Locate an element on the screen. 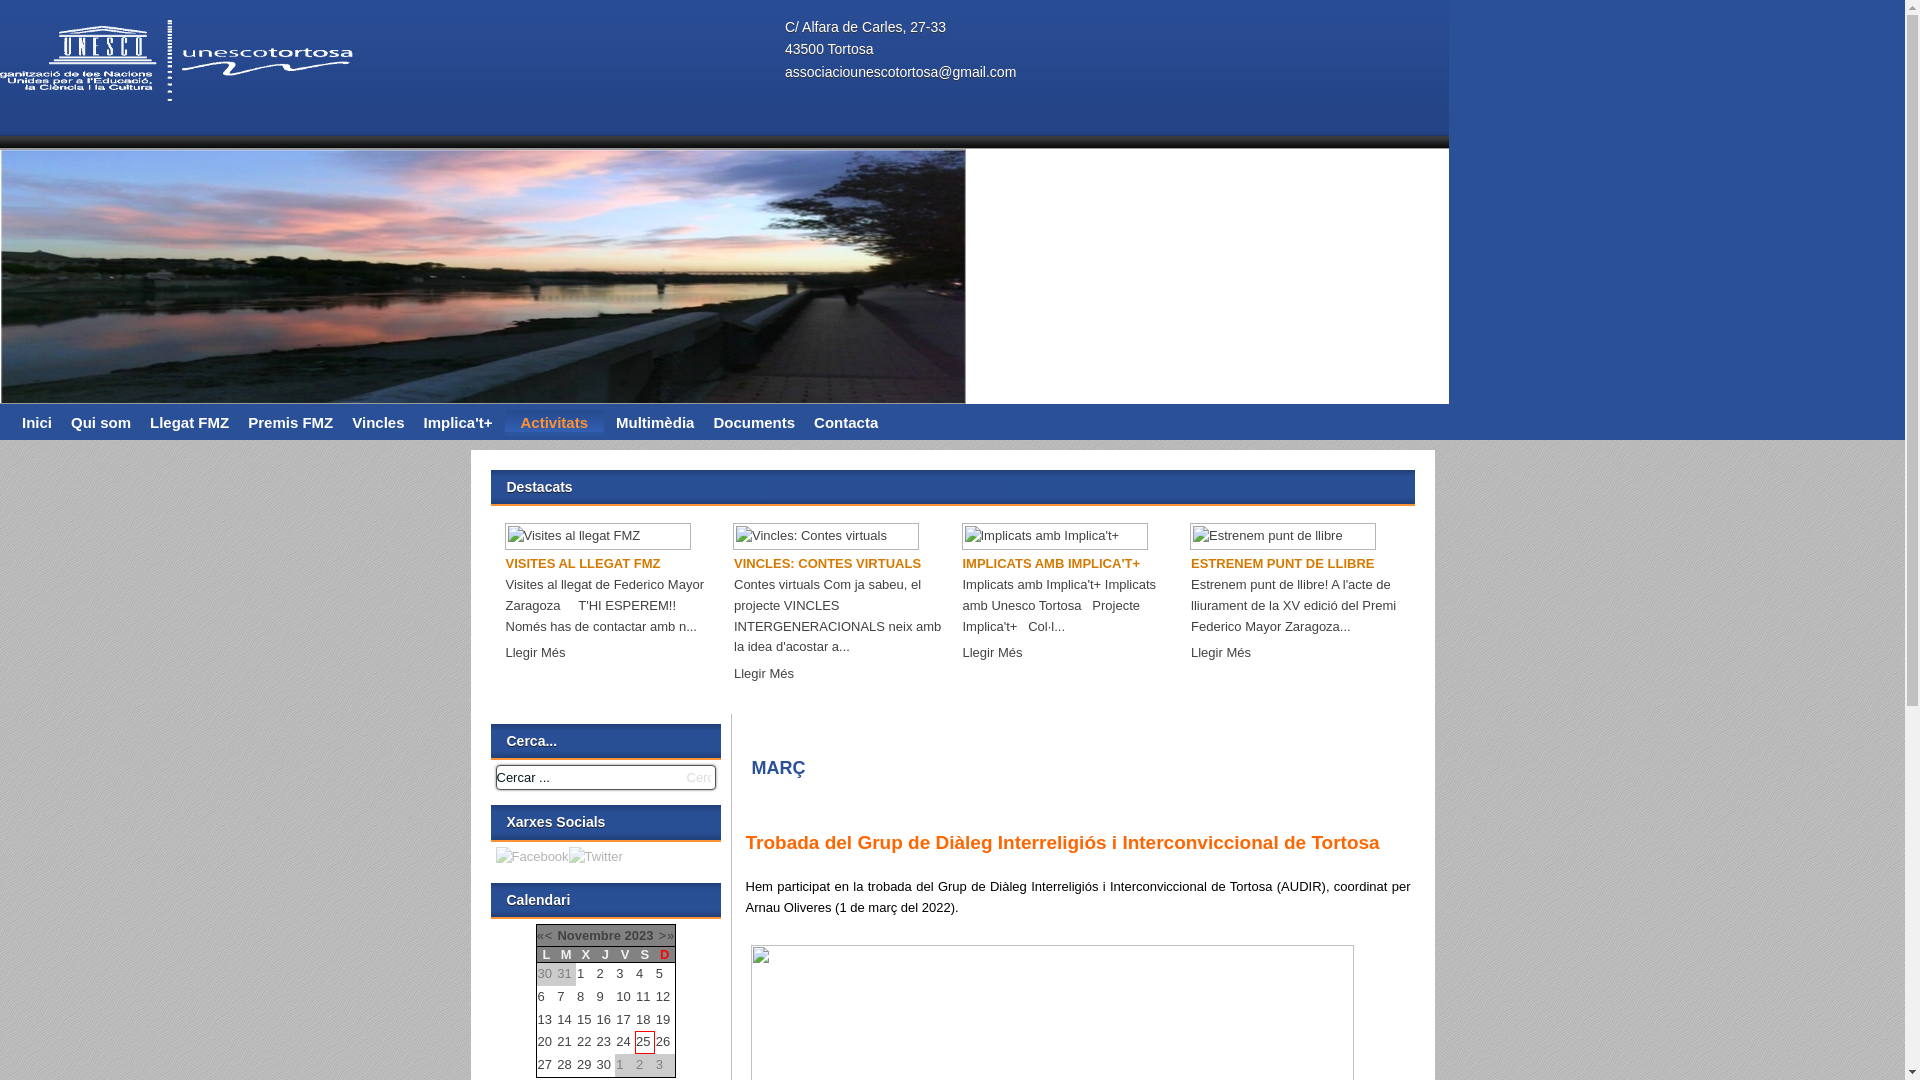  'Inici' is located at coordinates (37, 422).